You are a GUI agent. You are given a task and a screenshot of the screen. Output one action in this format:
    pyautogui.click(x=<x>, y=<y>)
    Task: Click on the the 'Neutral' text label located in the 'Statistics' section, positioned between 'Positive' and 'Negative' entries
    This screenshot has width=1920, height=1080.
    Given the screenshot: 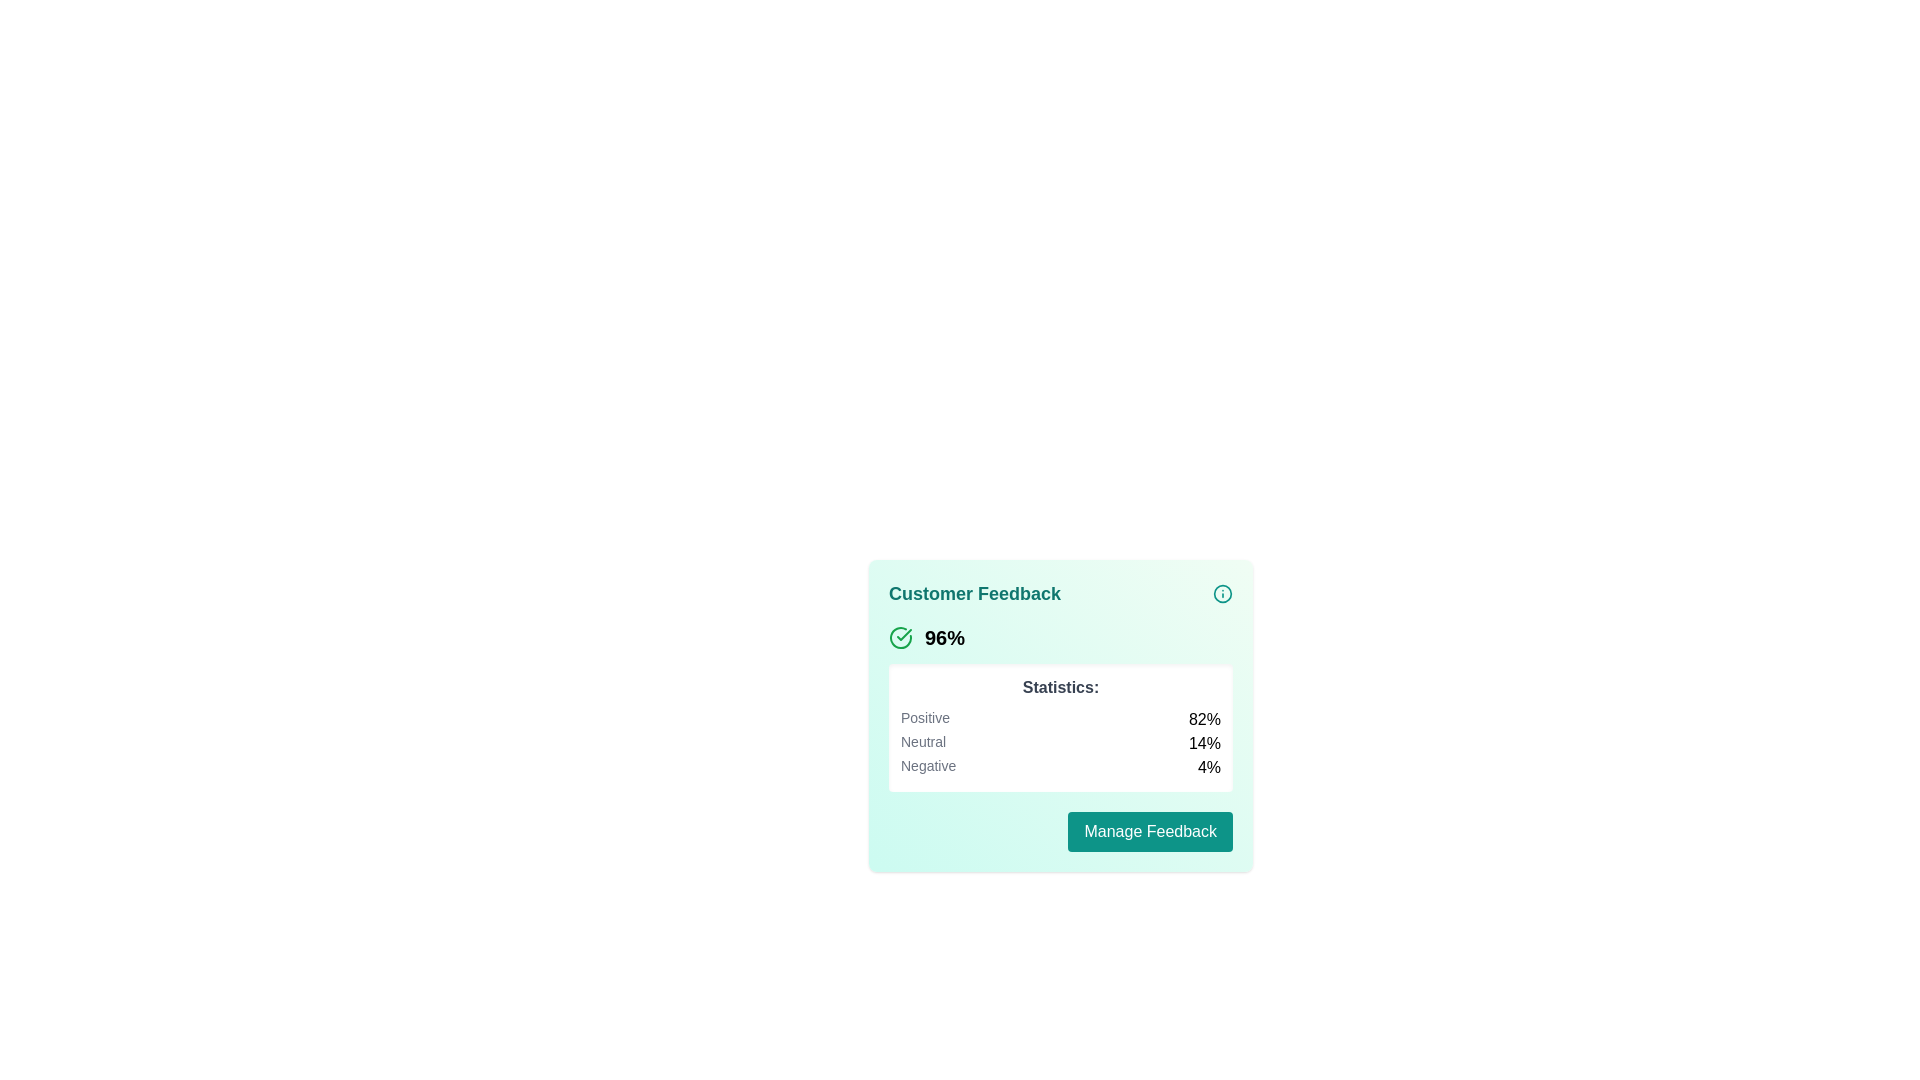 What is the action you would take?
    pyautogui.click(x=922, y=744)
    